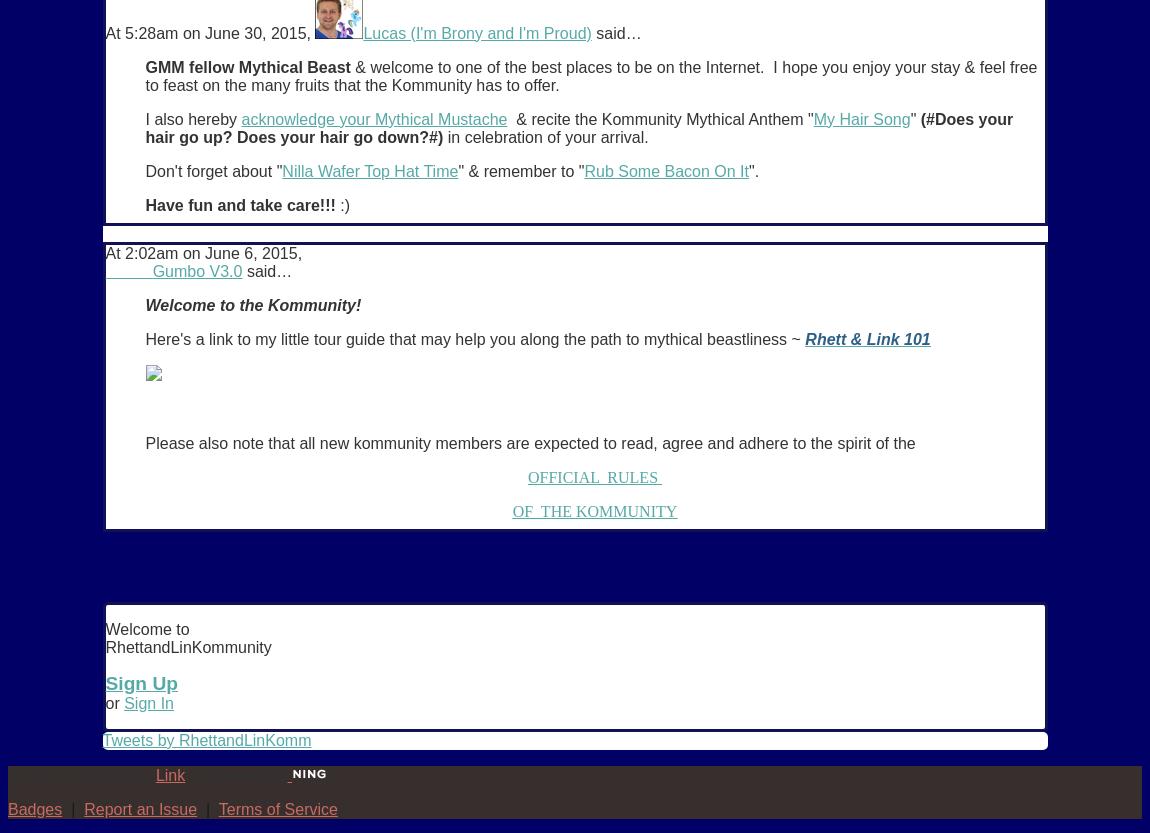 This screenshot has width=1150, height=833. Describe the element at coordinates (195, 270) in the screenshot. I see `'Gumbo V3.0'` at that location.